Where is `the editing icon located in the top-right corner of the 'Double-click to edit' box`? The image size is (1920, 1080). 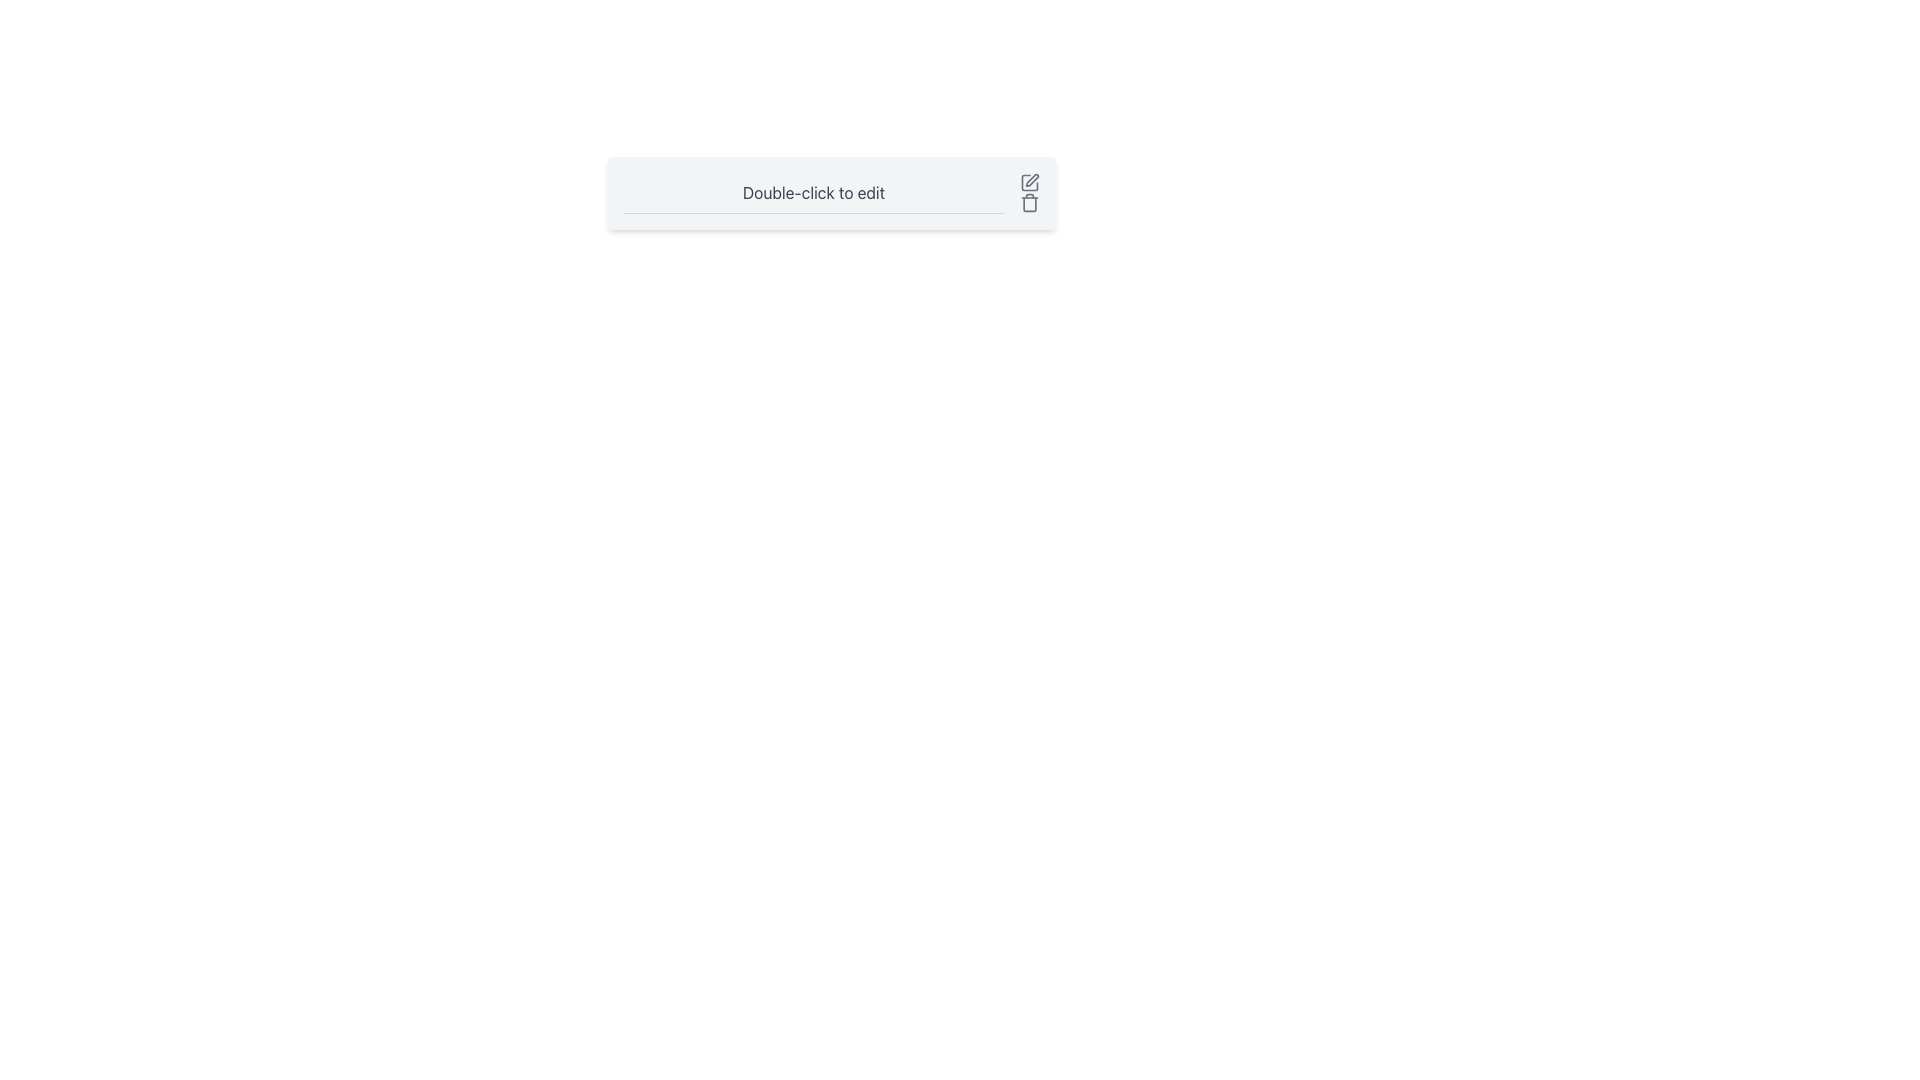 the editing icon located in the top-right corner of the 'Double-click to edit' box is located at coordinates (1030, 182).